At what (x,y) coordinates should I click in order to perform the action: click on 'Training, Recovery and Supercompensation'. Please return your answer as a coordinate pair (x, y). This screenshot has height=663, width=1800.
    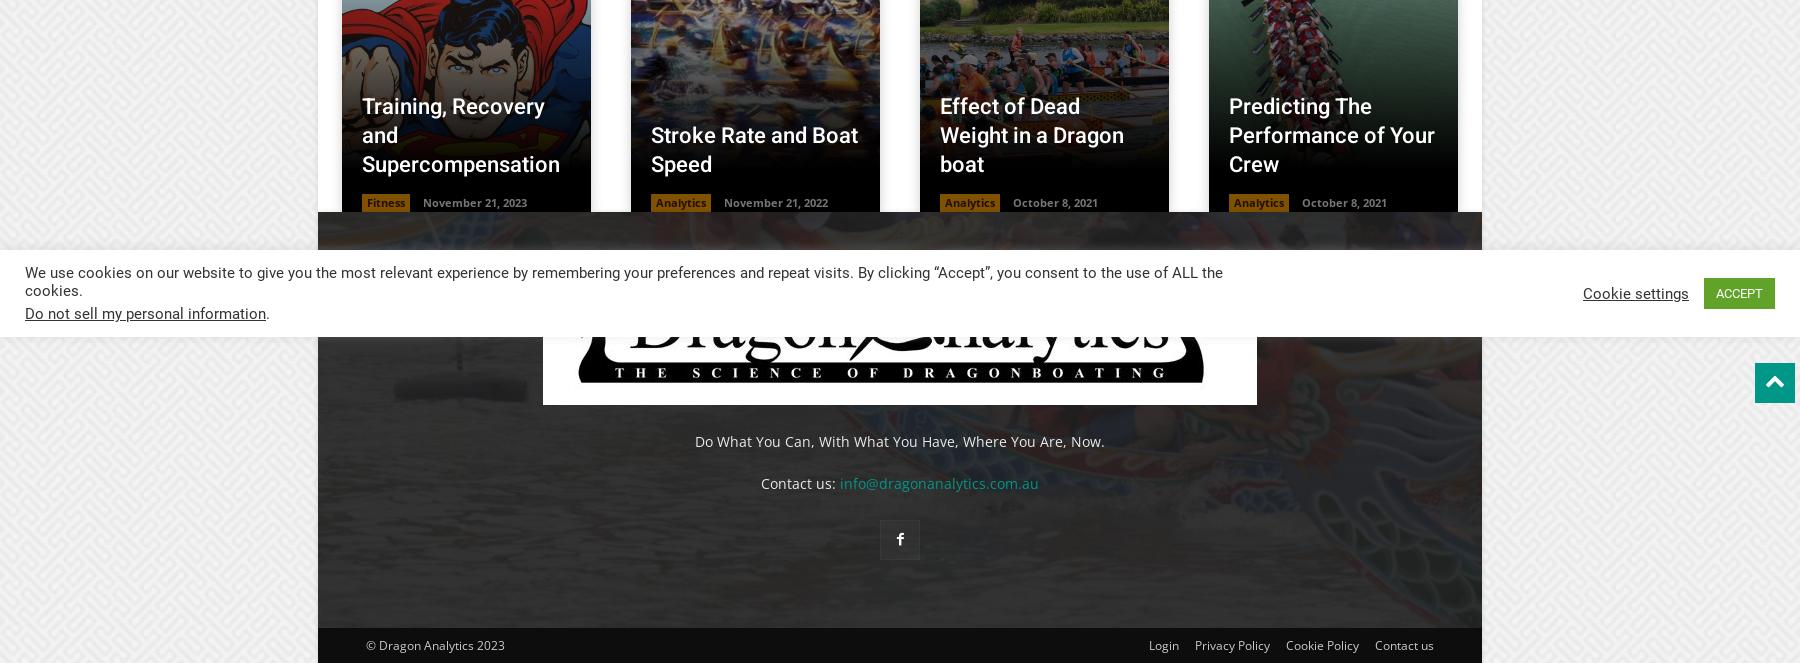
    Looking at the image, I should click on (459, 134).